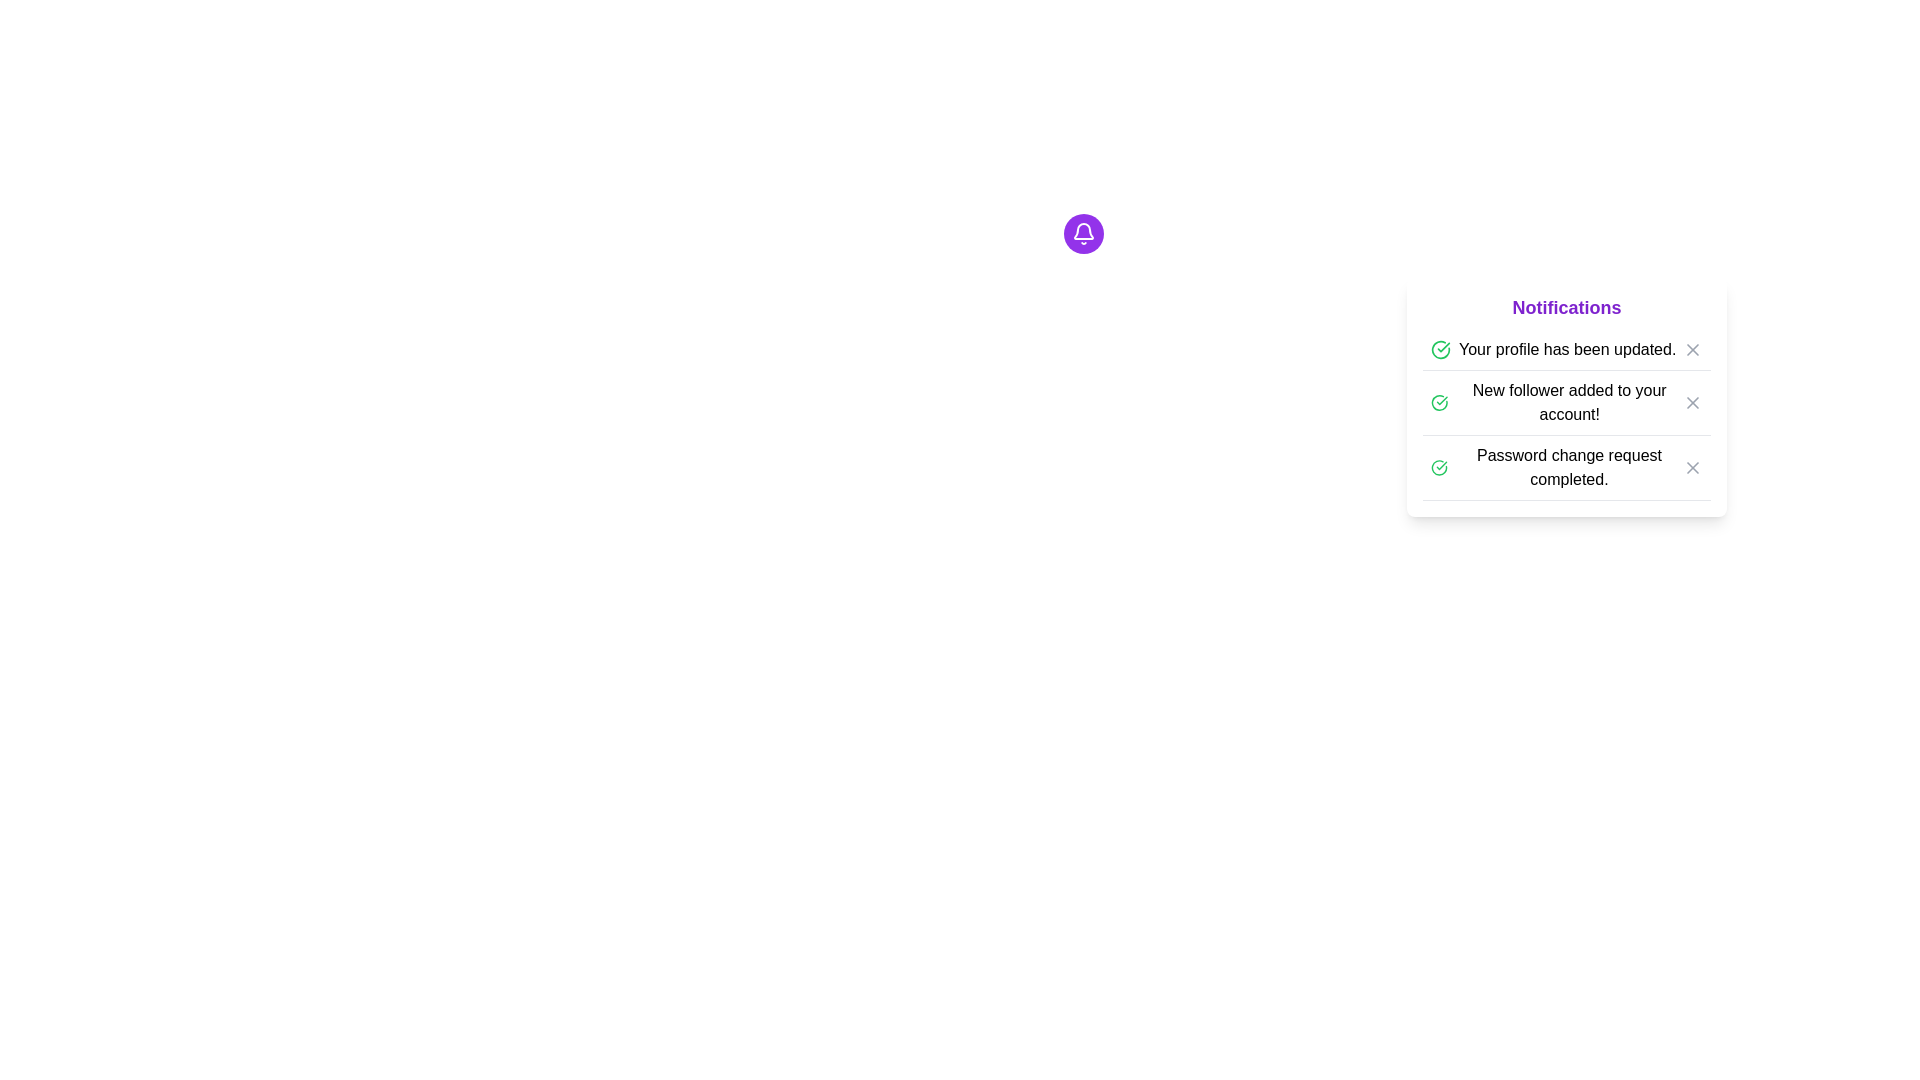 This screenshot has height=1080, width=1920. What do you see at coordinates (1565, 467) in the screenshot?
I see `notification message that says 'Password change request completed.' located as the third item in the list of notifications` at bounding box center [1565, 467].